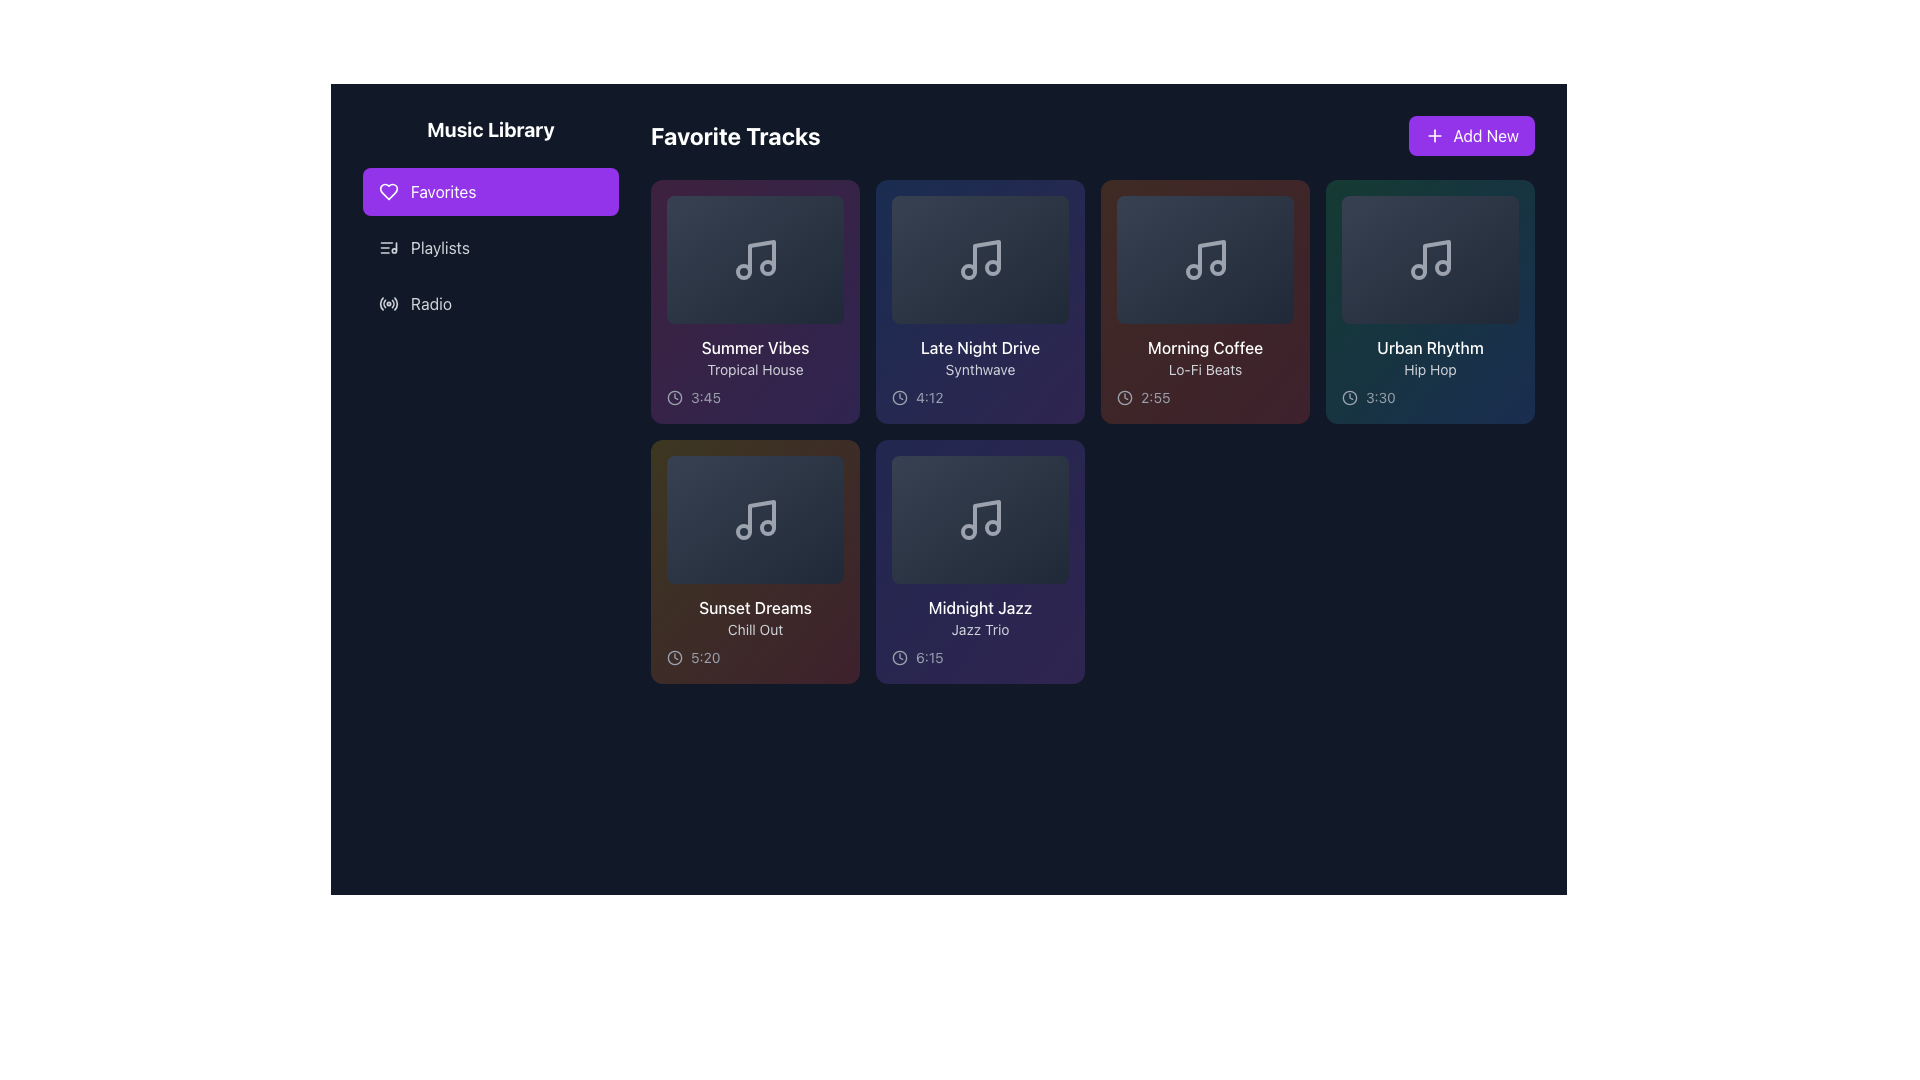 Image resolution: width=1920 pixels, height=1080 pixels. Describe the element at coordinates (1434, 135) in the screenshot. I see `the plus icon representing the 'Add New' action, located to the left of the 'Add New' button at the top-right corner of the interface` at that location.